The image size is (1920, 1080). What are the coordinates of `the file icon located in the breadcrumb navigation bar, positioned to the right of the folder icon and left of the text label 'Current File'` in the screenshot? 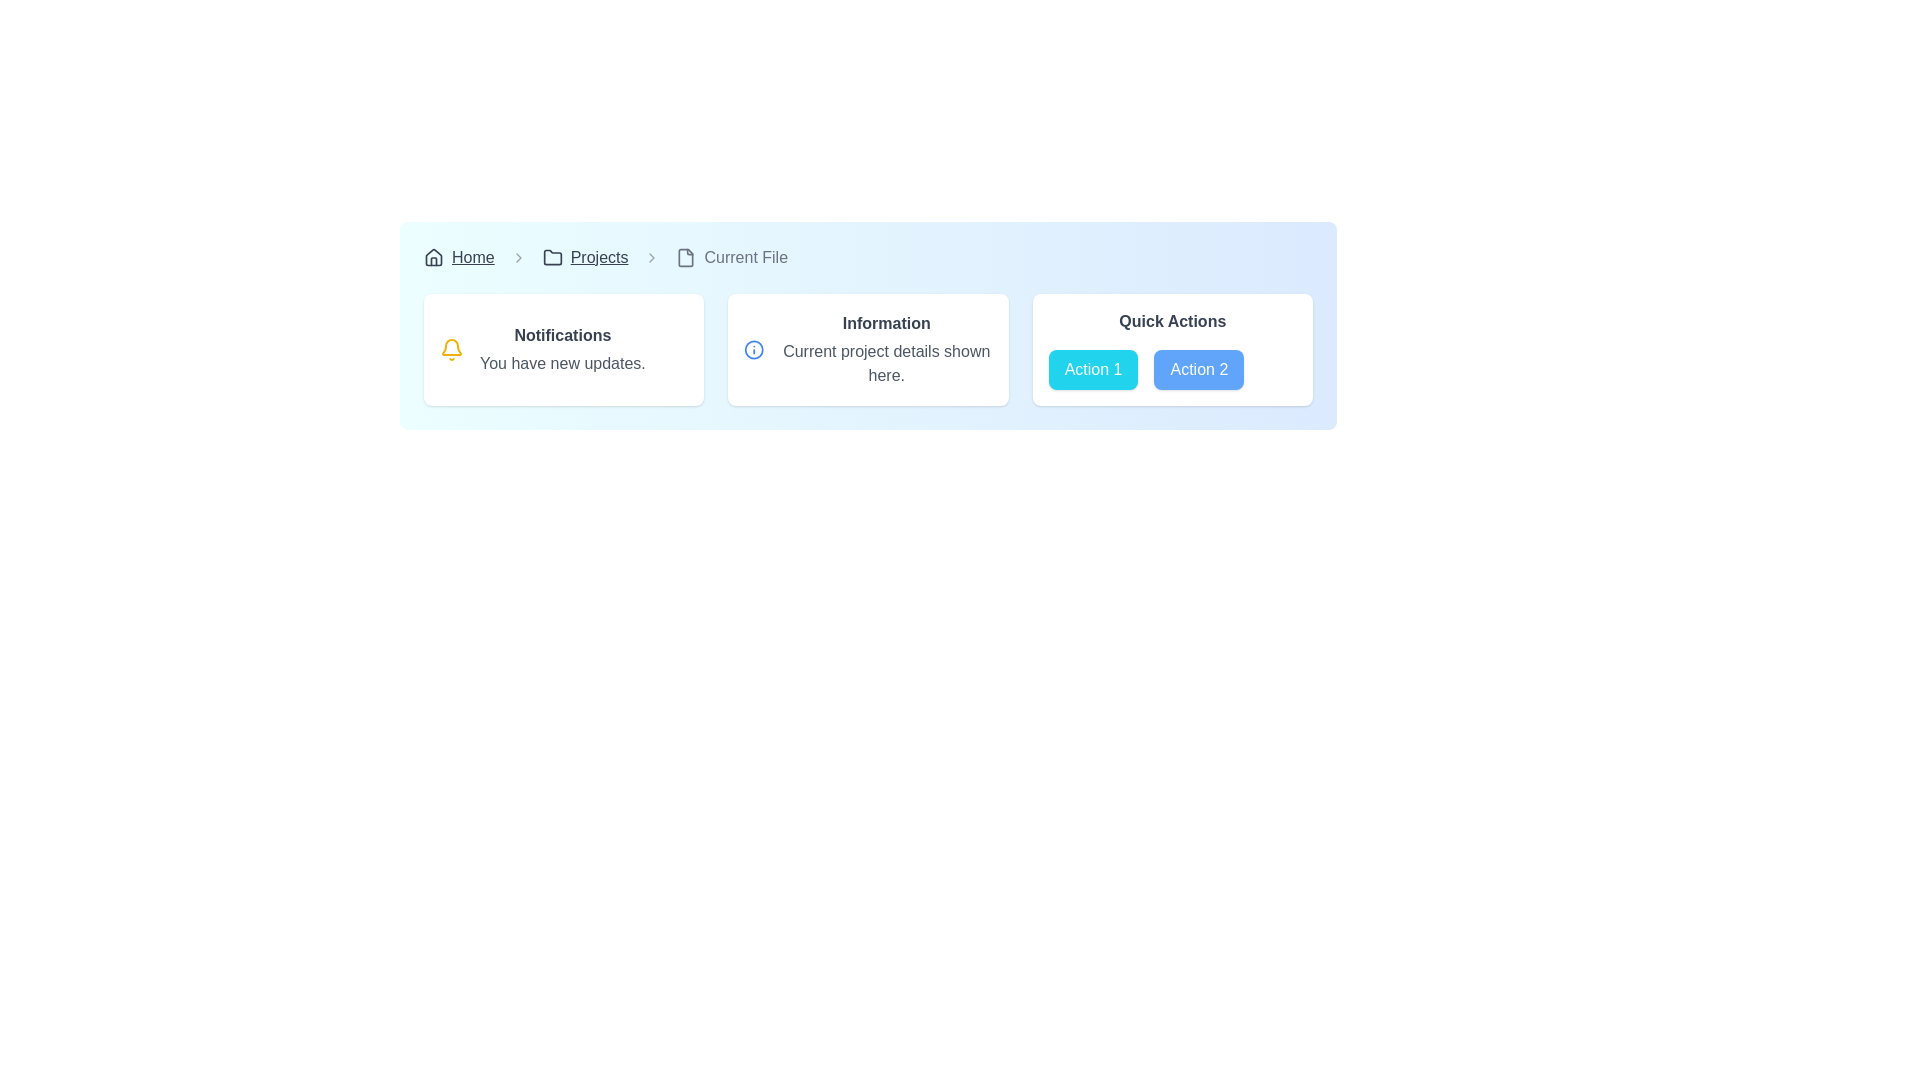 It's located at (686, 257).